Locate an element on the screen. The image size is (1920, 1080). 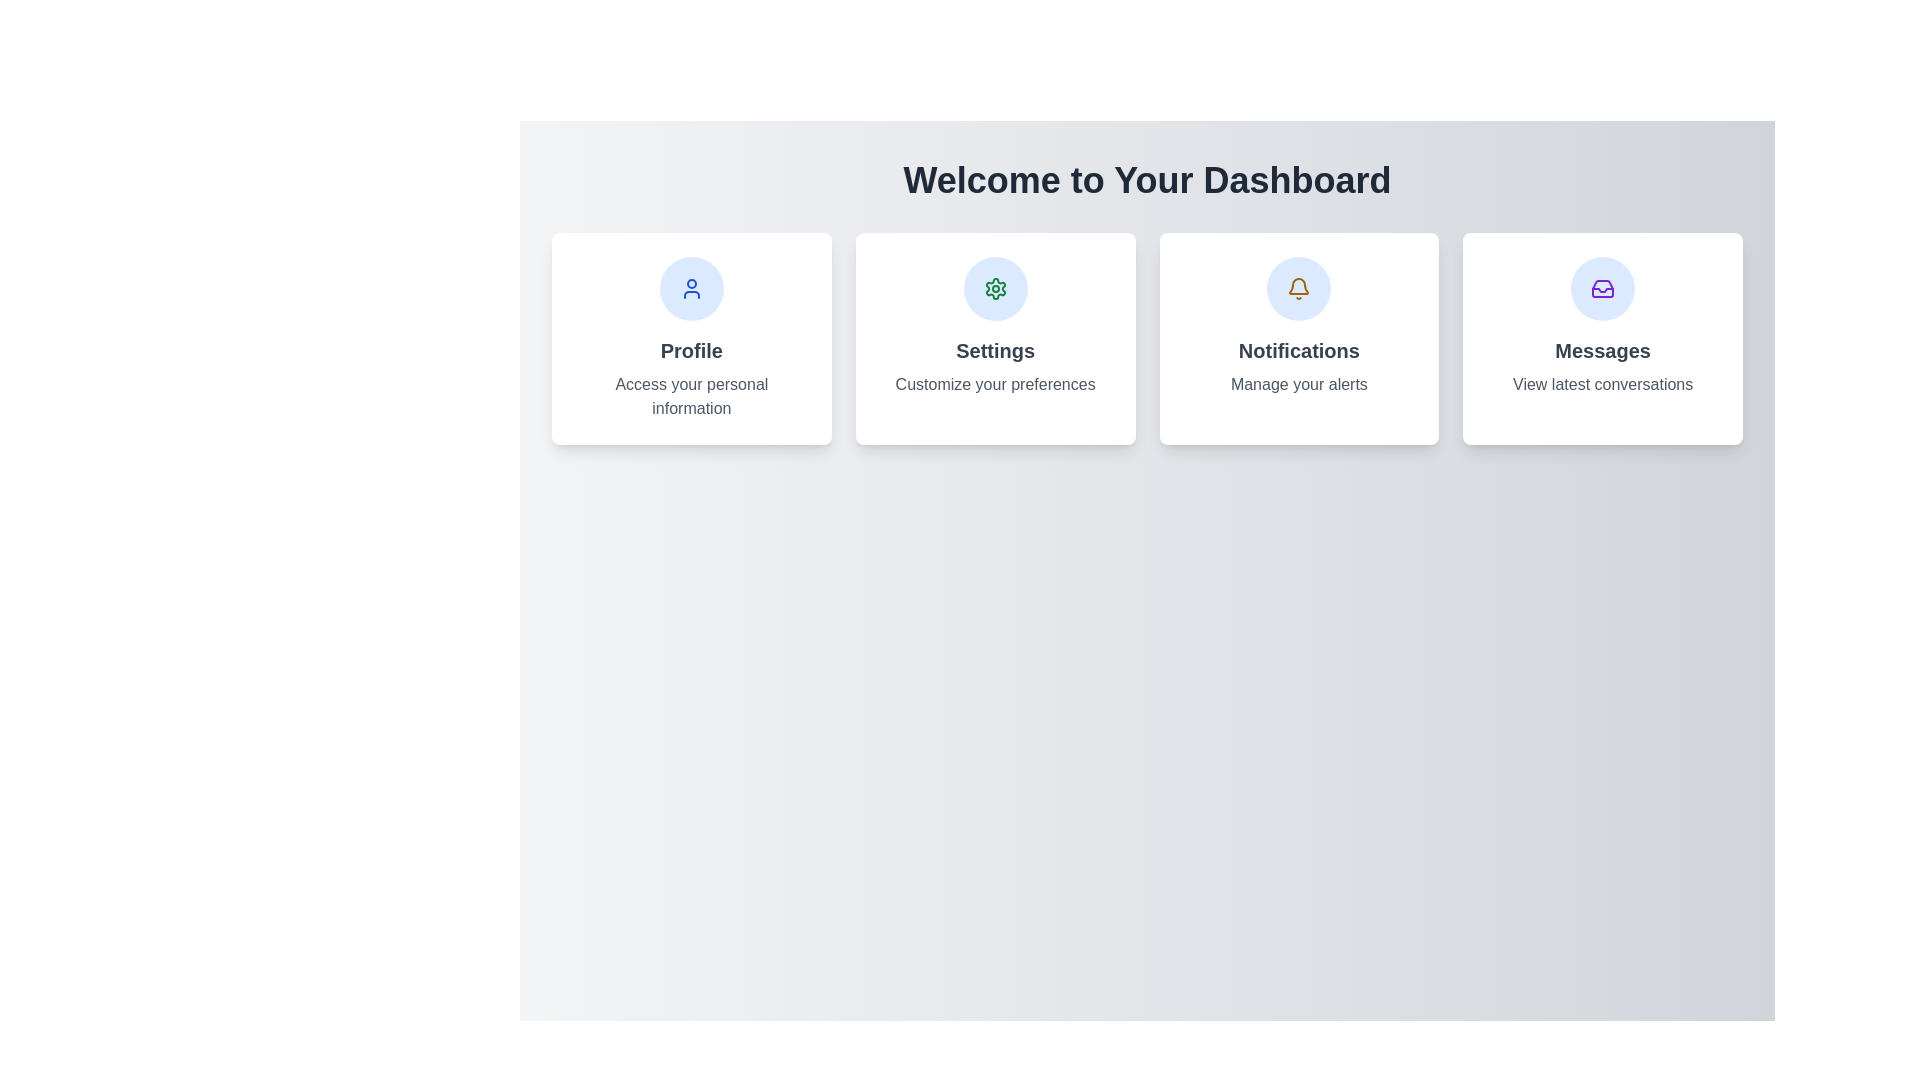
the text label that reads 'View latest conversations', which is styled in gray color and is centered below the bold title 'Messages' is located at coordinates (1603, 385).